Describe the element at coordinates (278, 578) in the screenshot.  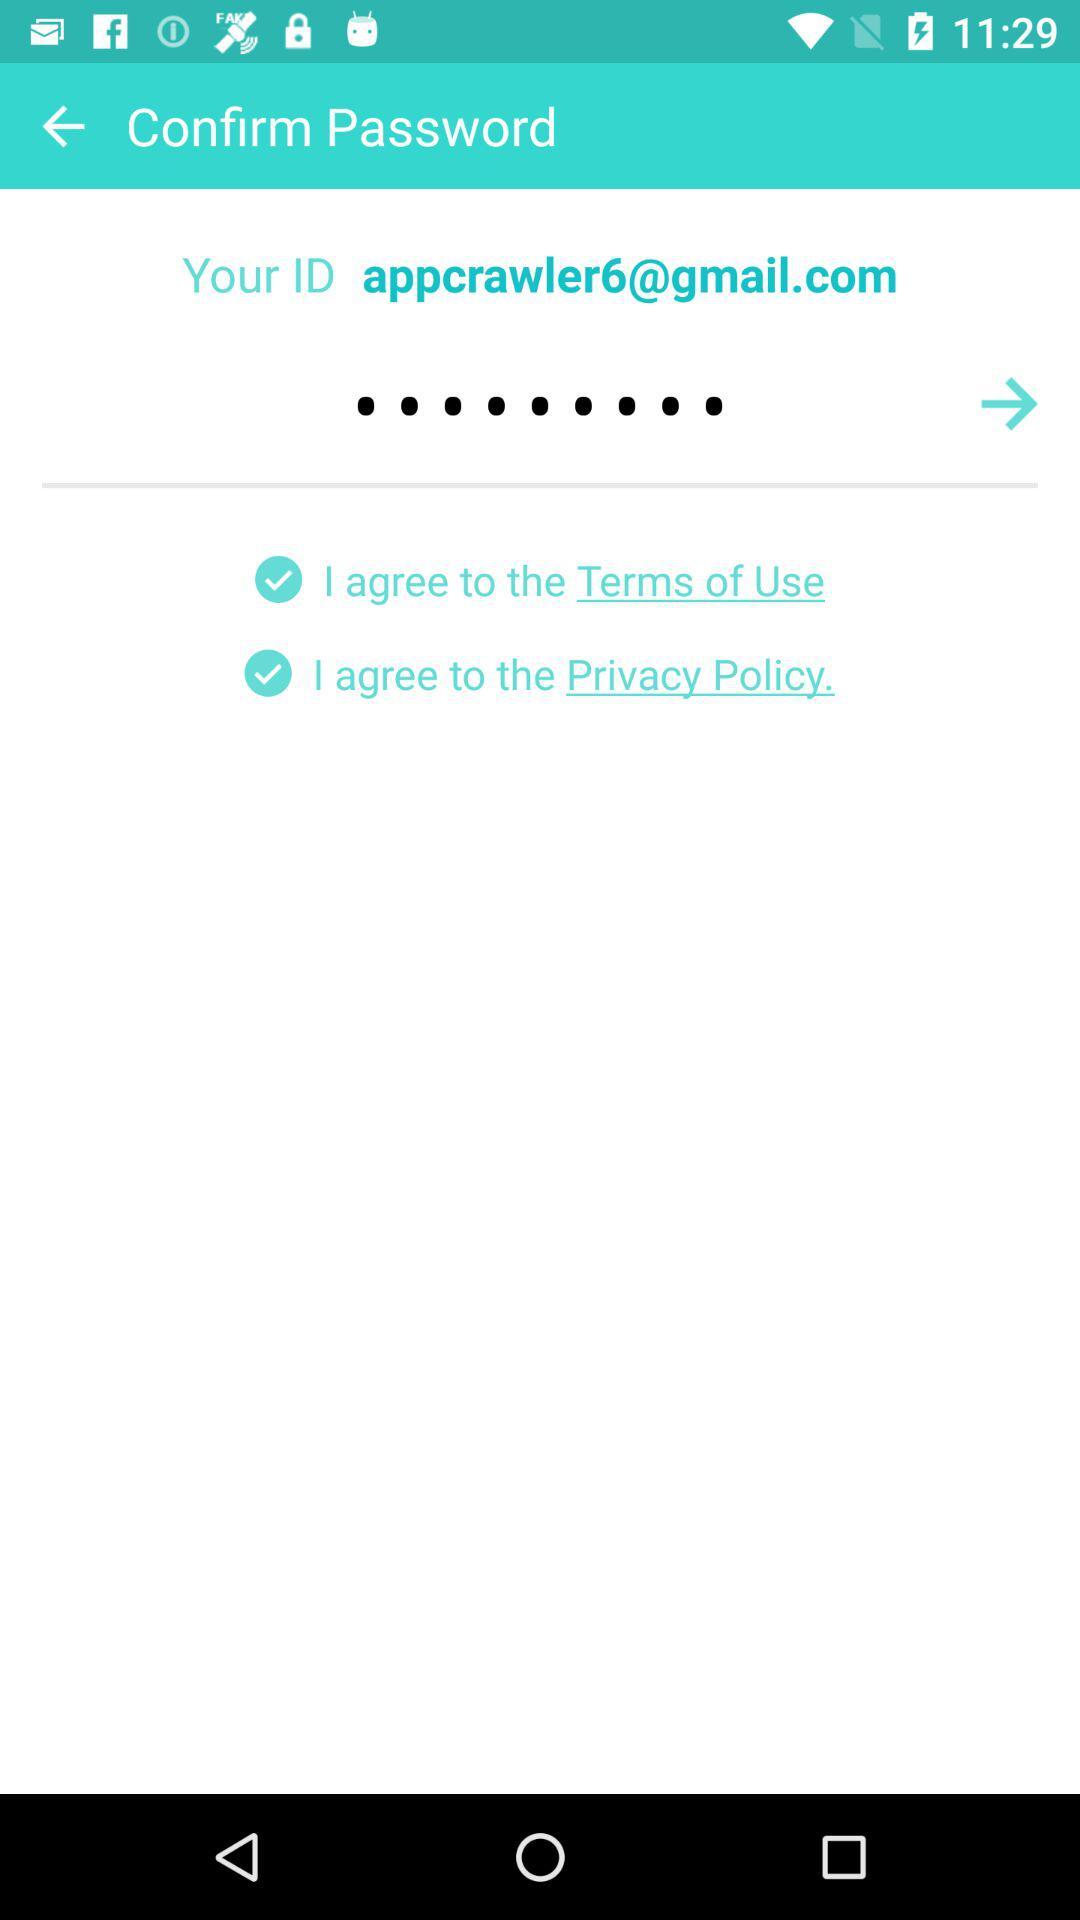
I see `the check icon` at that location.